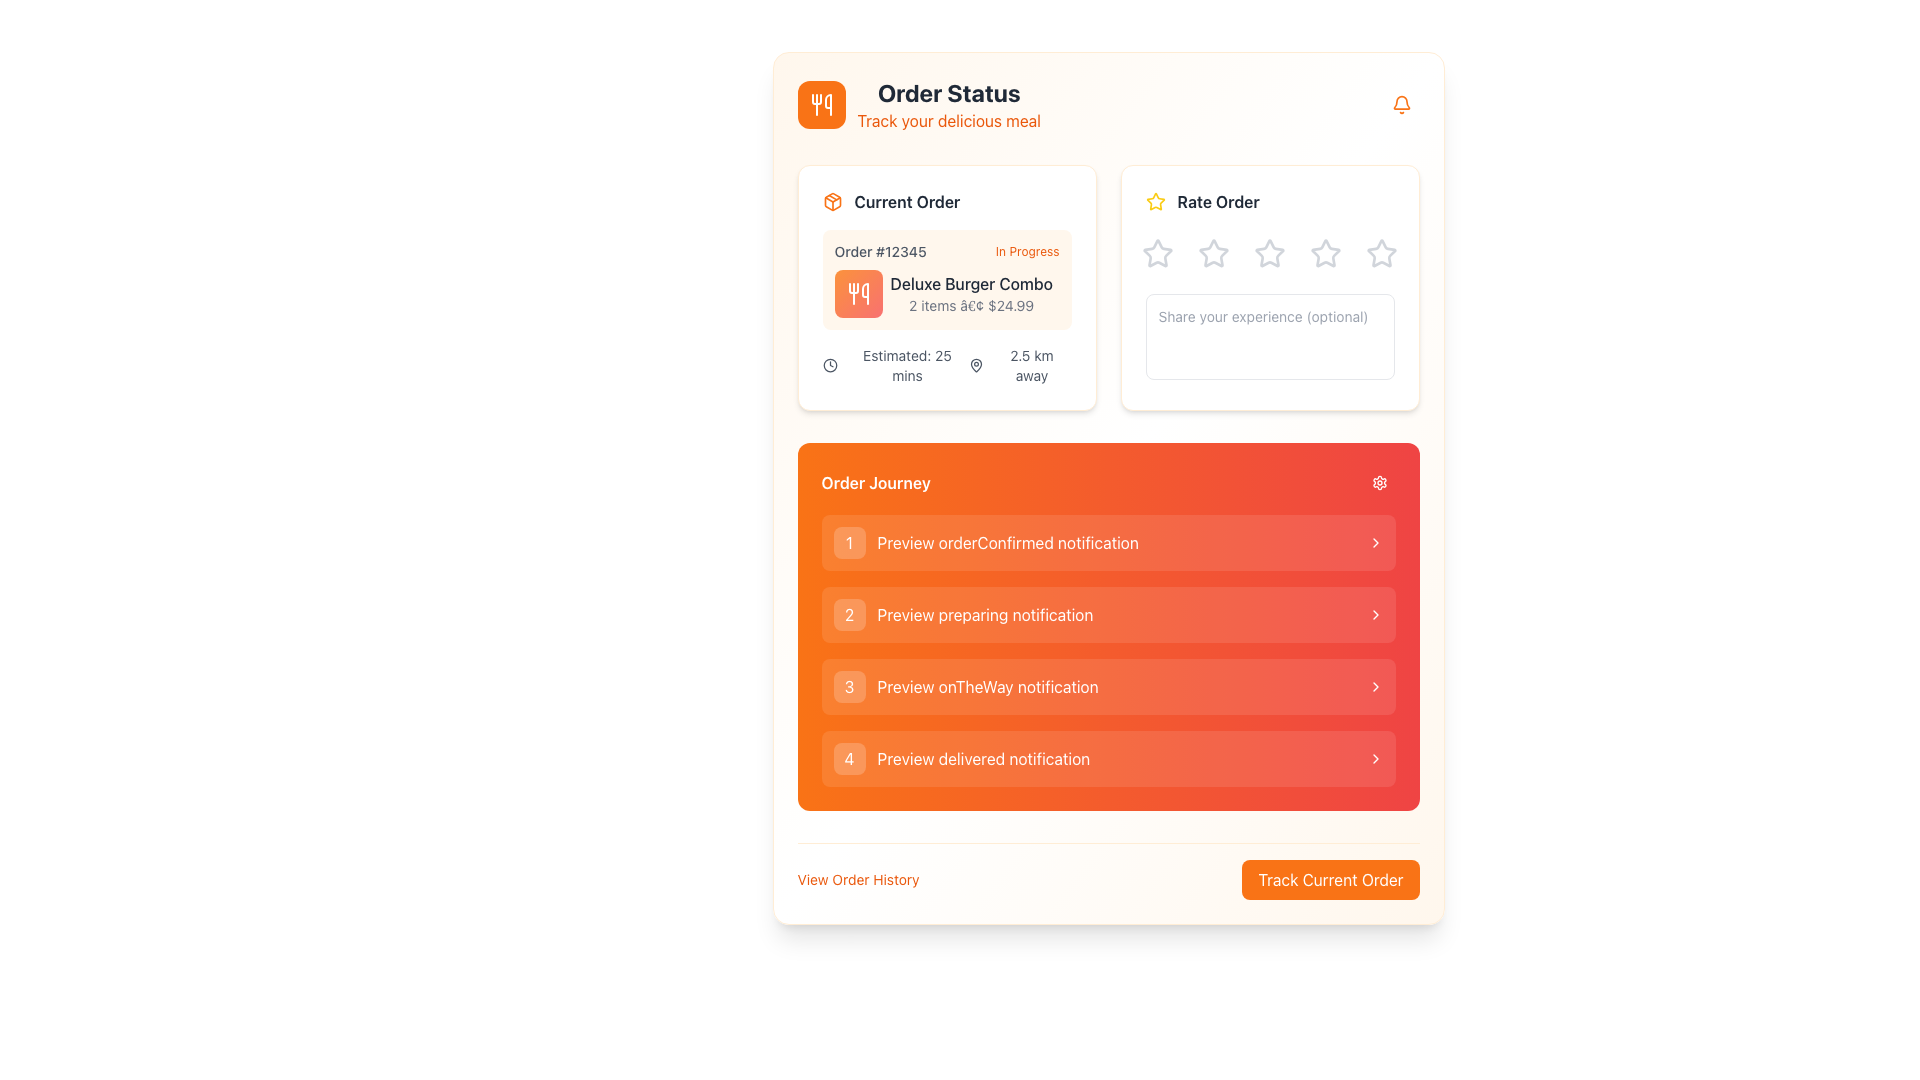 This screenshot has height=1080, width=1920. I want to click on the first button-like list item in the 'Order Journey' notifications, so click(1107, 543).